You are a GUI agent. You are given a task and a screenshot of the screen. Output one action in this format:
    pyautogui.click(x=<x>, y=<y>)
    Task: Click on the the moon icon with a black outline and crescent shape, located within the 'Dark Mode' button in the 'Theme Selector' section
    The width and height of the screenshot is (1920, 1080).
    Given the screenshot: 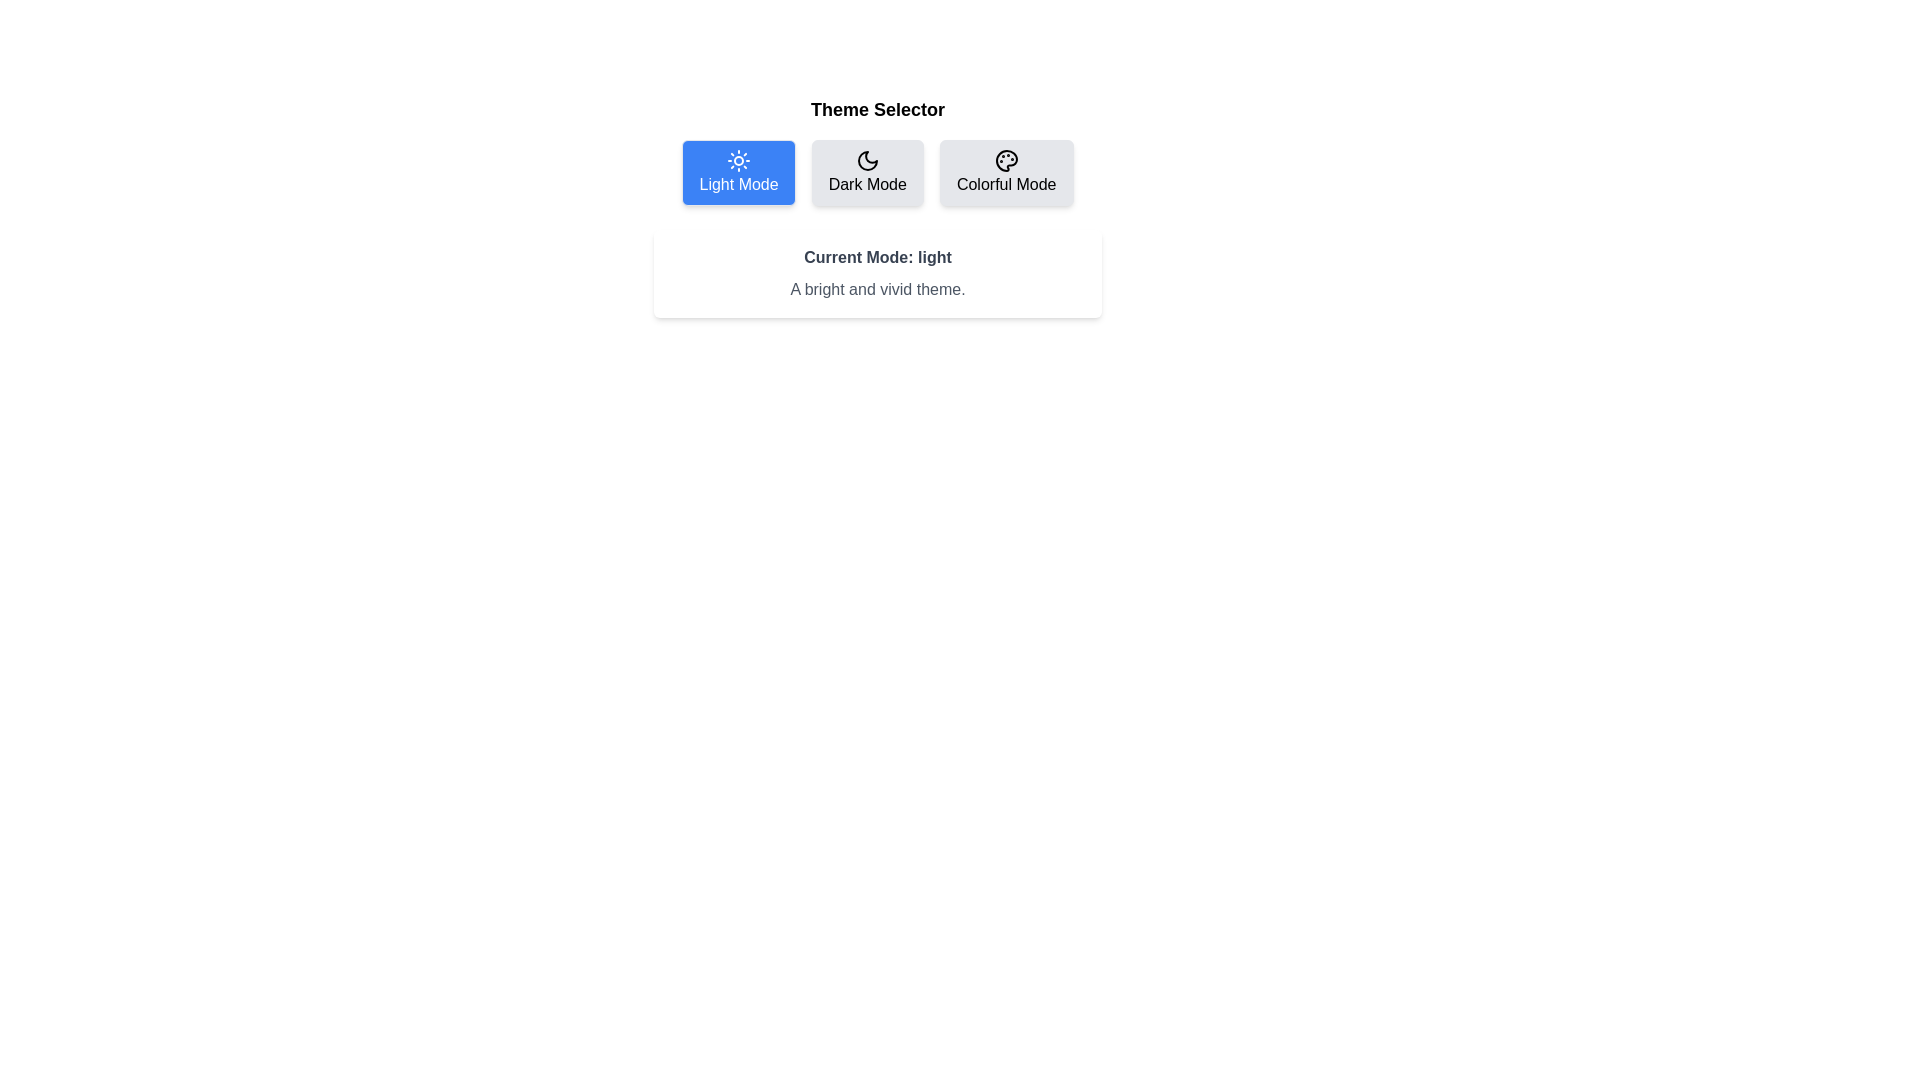 What is the action you would take?
    pyautogui.click(x=867, y=160)
    